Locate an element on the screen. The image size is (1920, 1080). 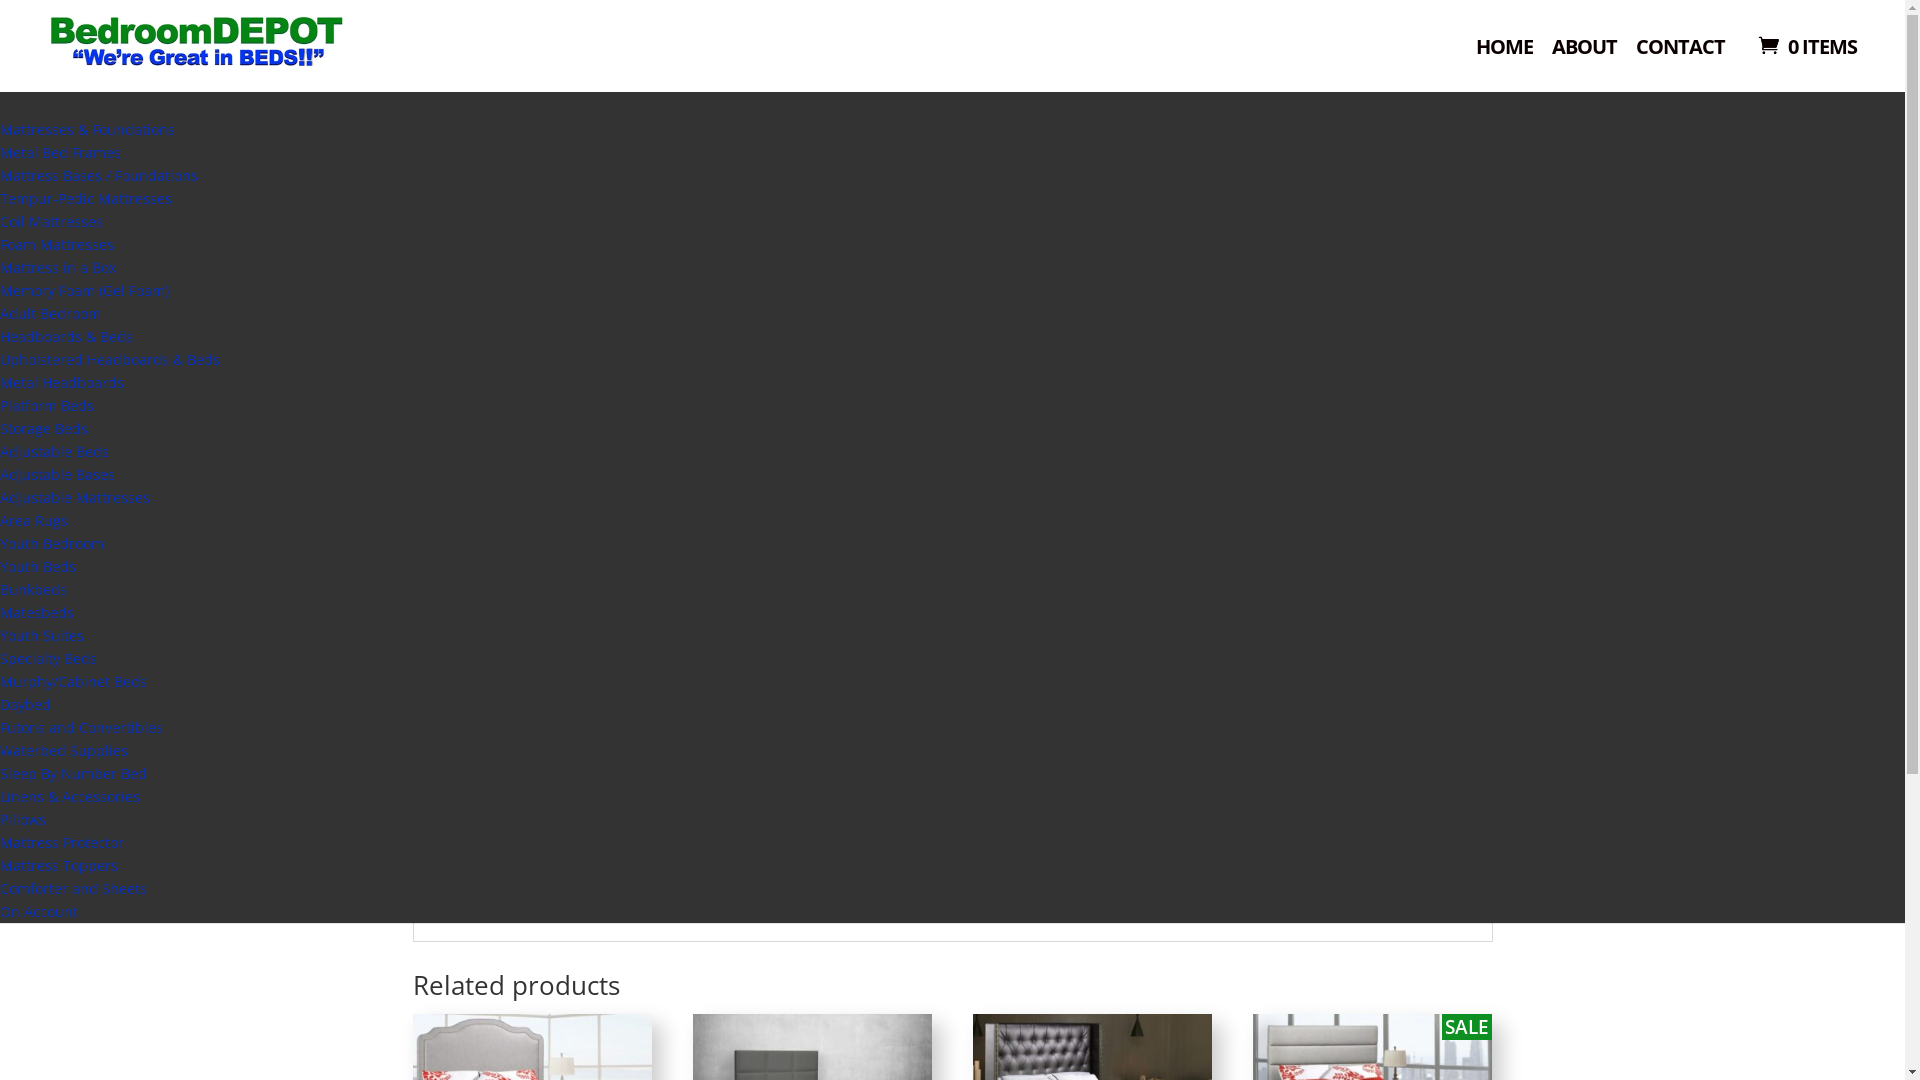
'Youth Beds' is located at coordinates (38, 566).